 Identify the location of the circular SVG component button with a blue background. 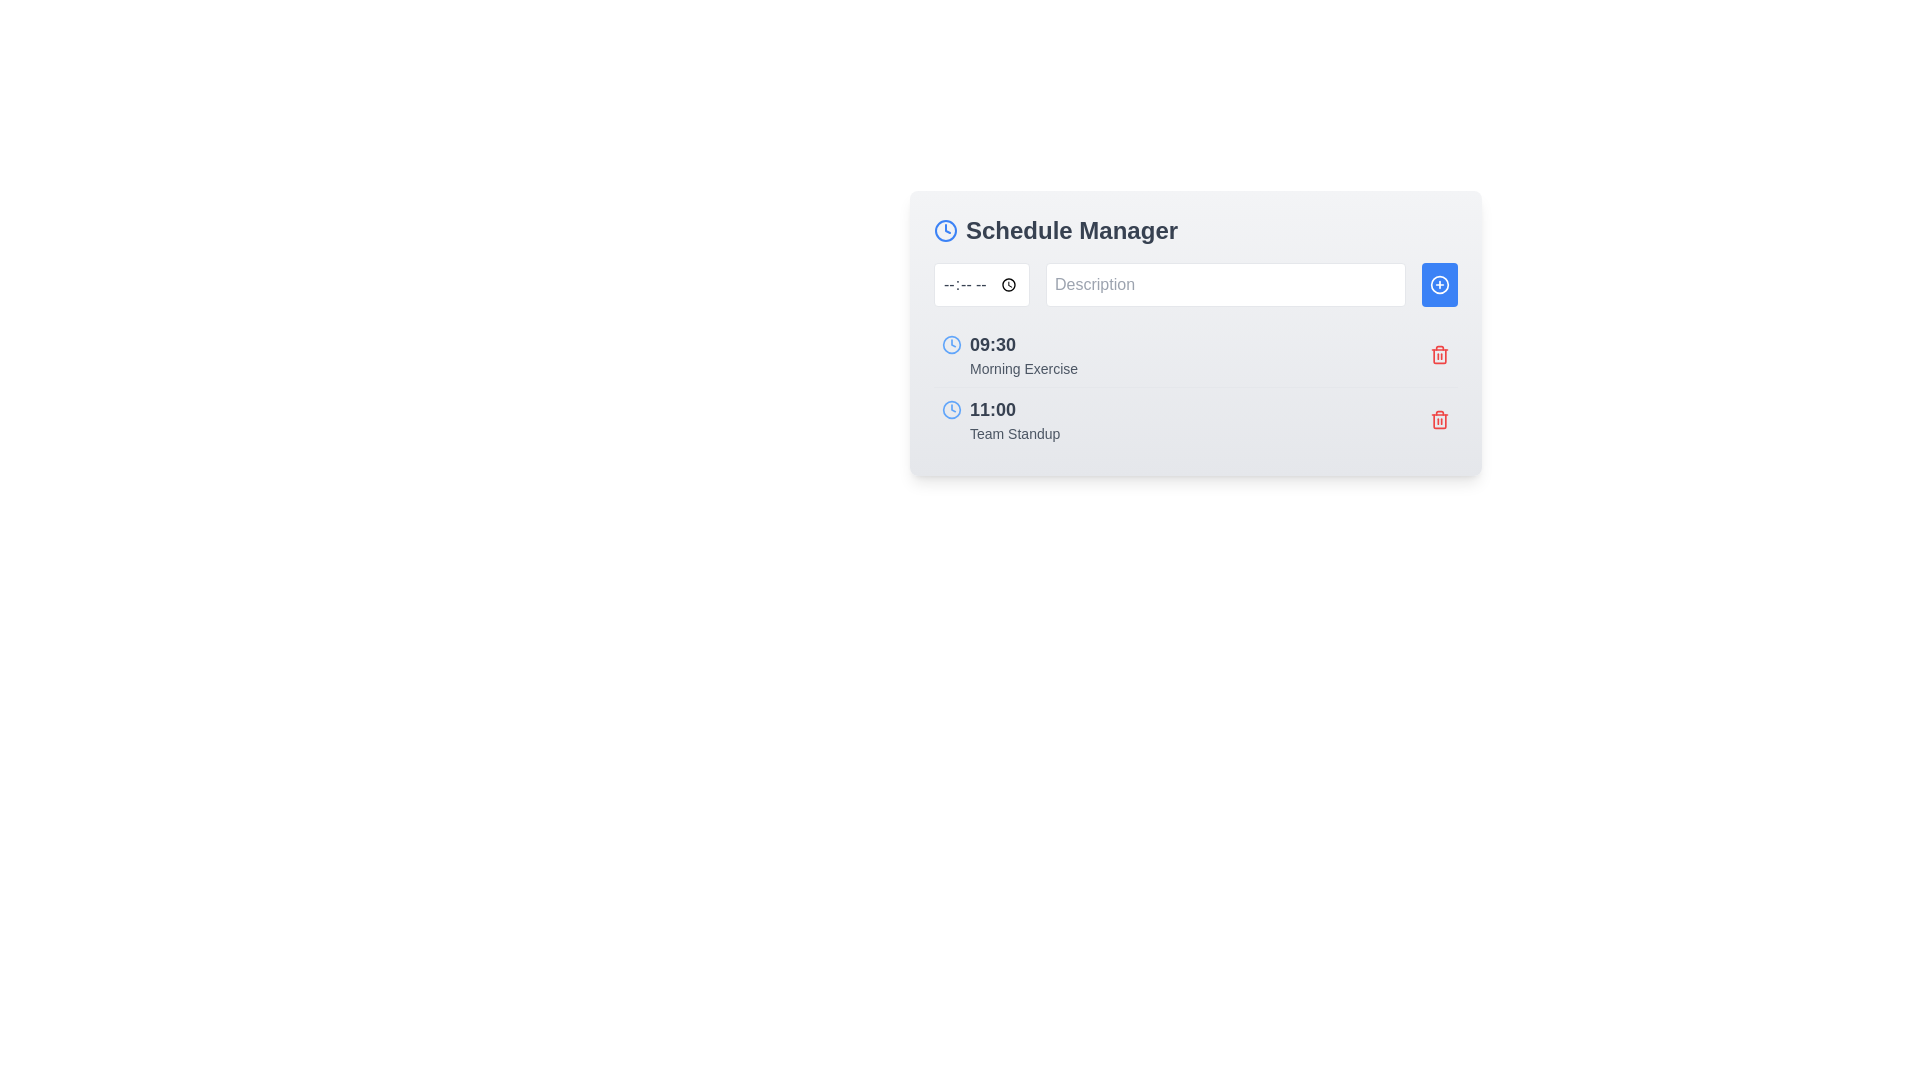
(1440, 285).